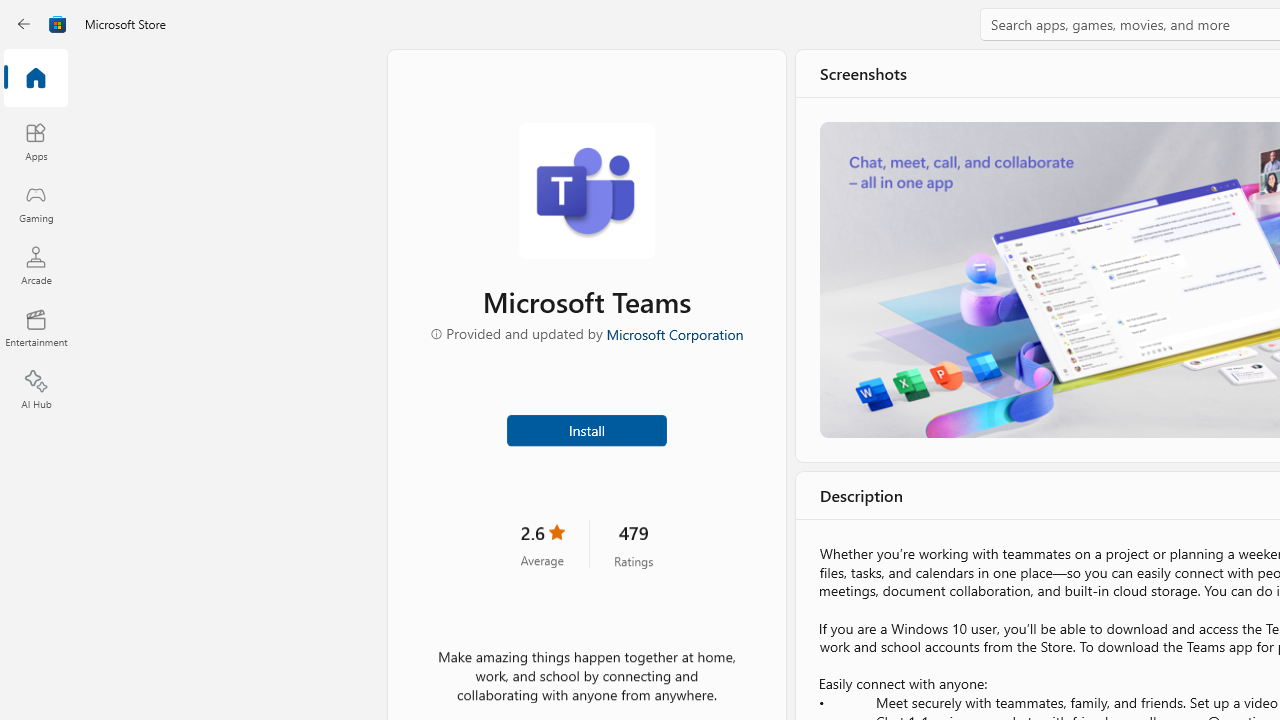  What do you see at coordinates (24, 24) in the screenshot?
I see `'Back'` at bounding box center [24, 24].